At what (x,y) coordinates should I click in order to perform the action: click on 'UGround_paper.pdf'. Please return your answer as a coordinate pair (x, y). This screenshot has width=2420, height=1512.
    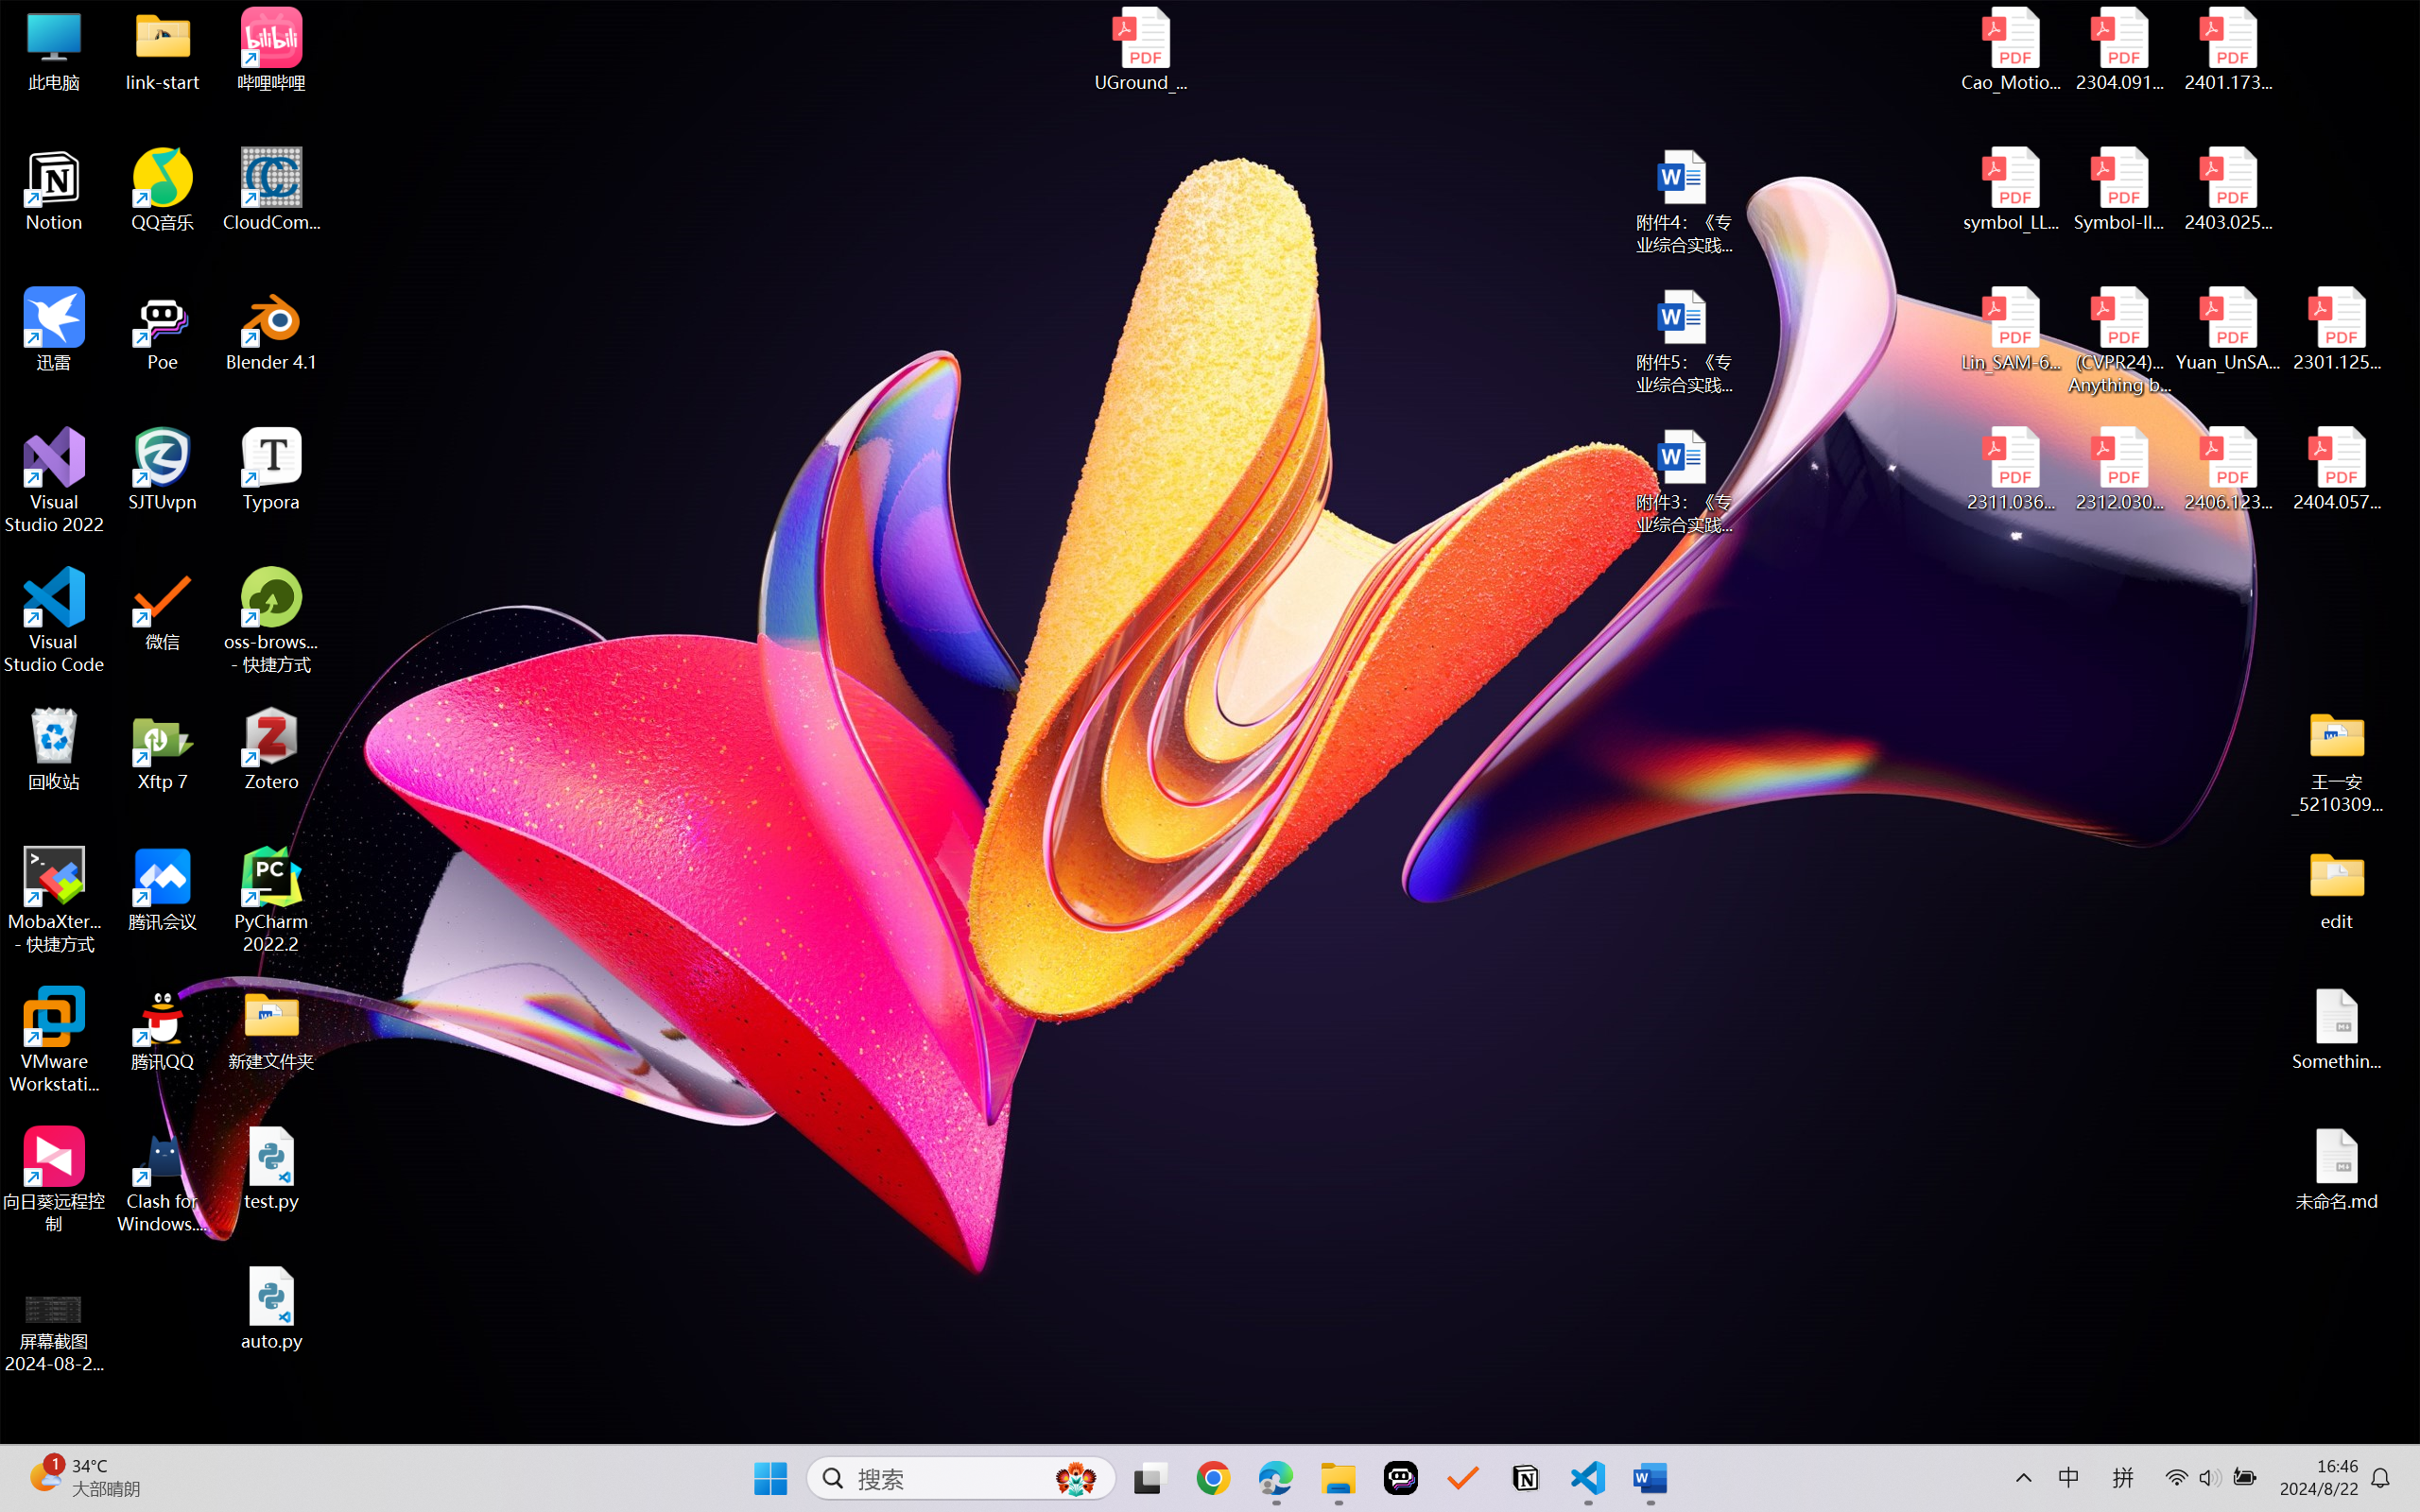
    Looking at the image, I should click on (1141, 49).